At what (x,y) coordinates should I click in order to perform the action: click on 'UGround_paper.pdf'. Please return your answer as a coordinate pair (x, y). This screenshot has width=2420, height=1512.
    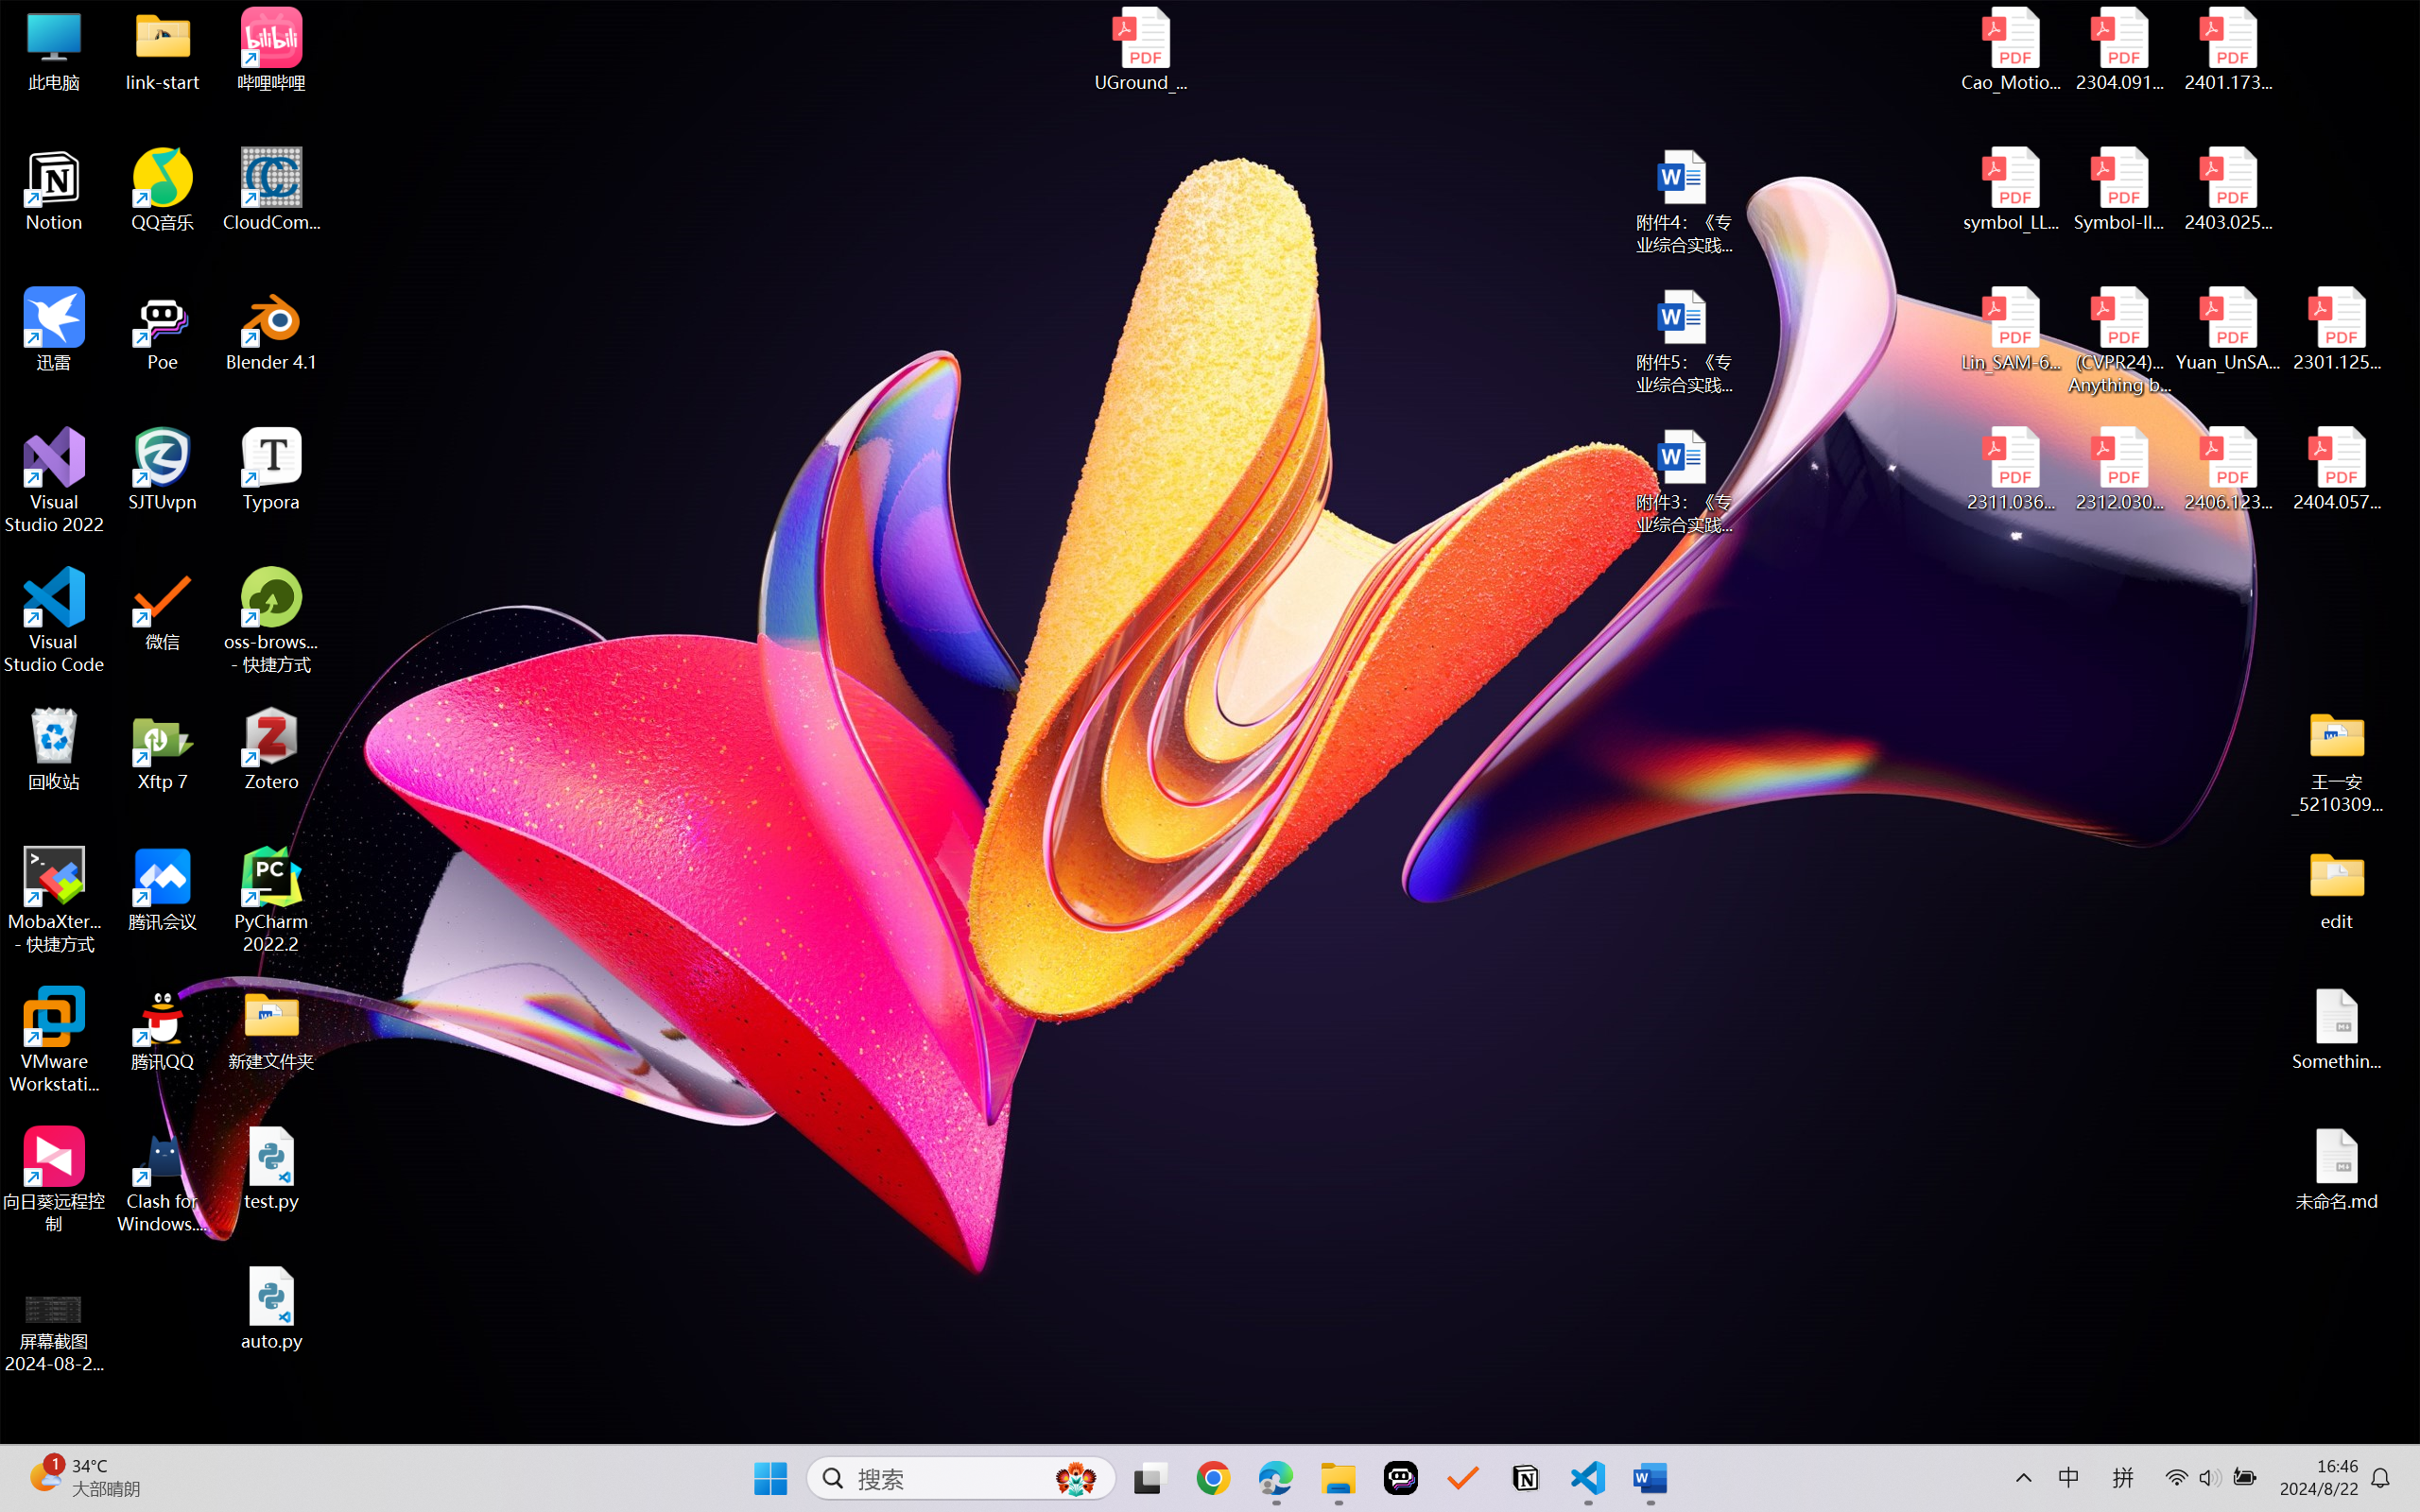
    Looking at the image, I should click on (1141, 49).